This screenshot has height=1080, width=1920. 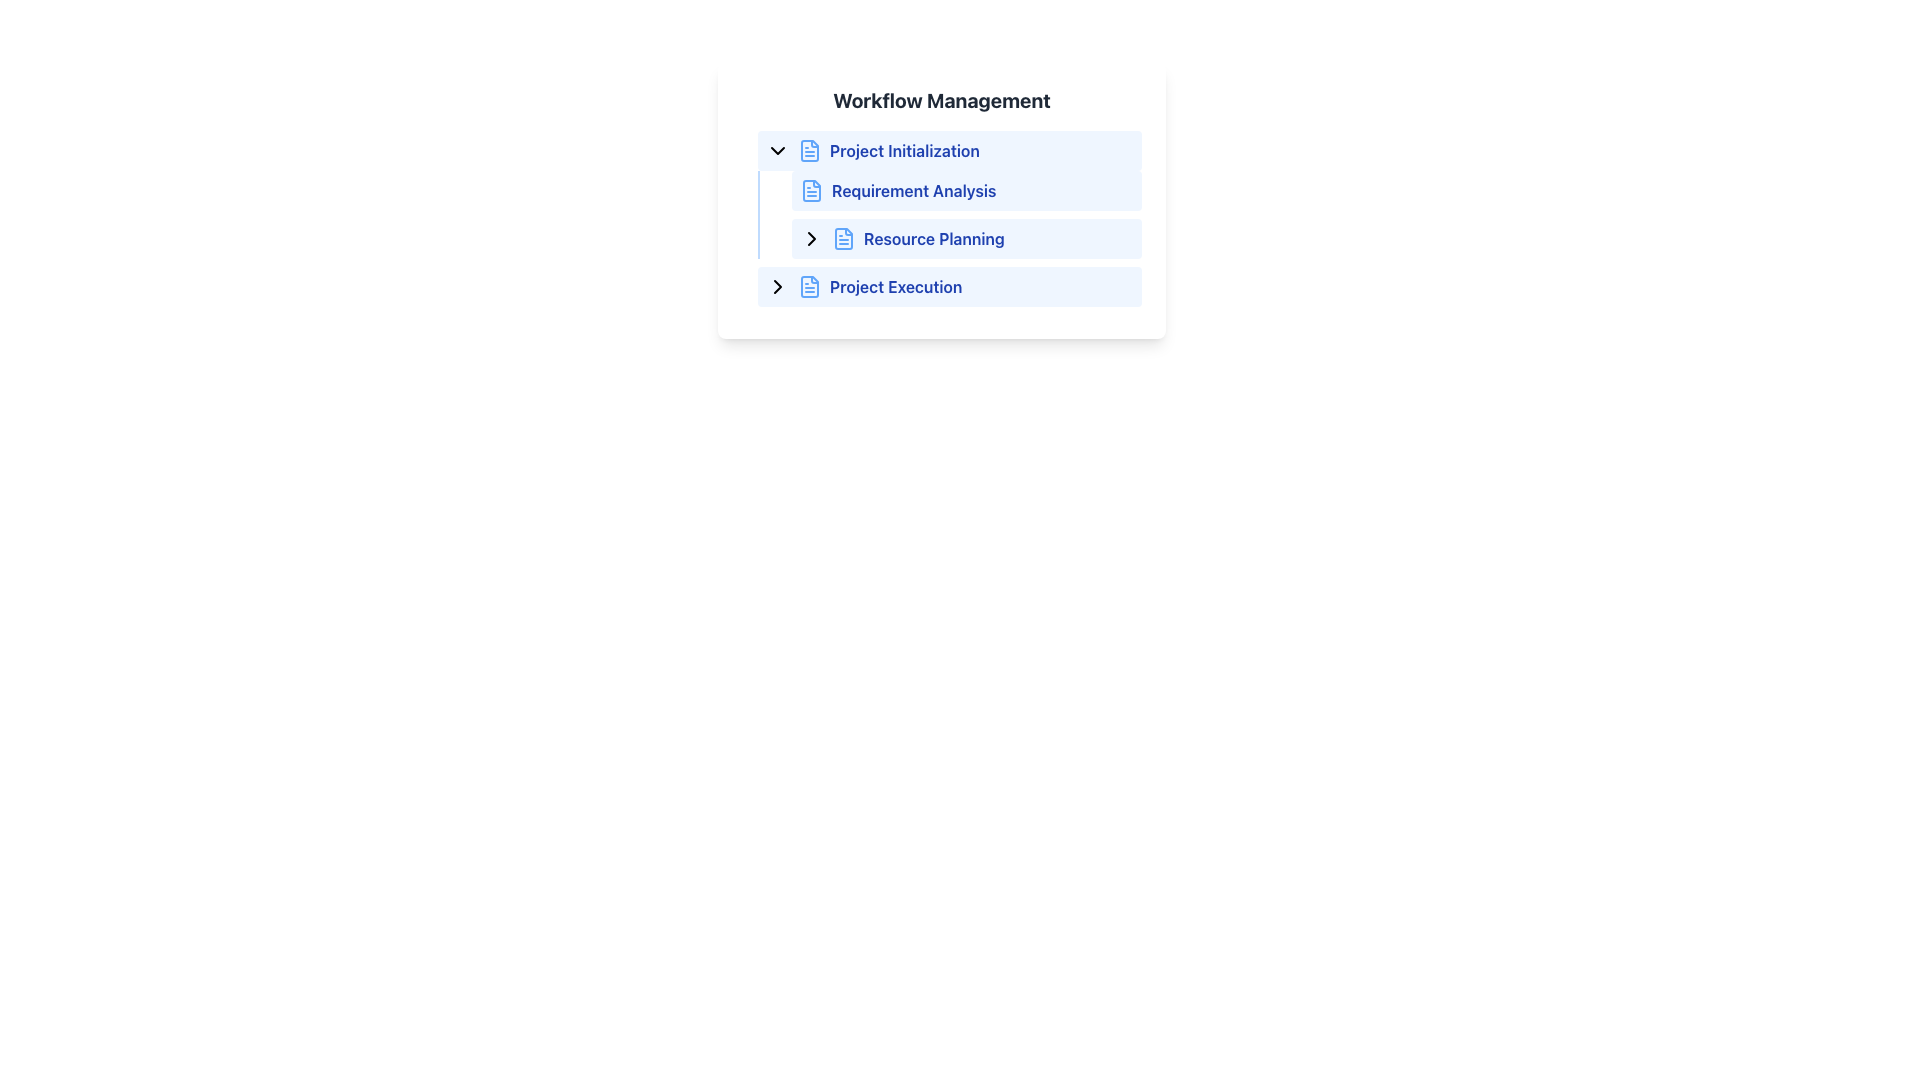 What do you see at coordinates (966, 238) in the screenshot?
I see `the arrow icon of the second expandable list item under 'Requirement Analysis' in the workflow management interface` at bounding box center [966, 238].